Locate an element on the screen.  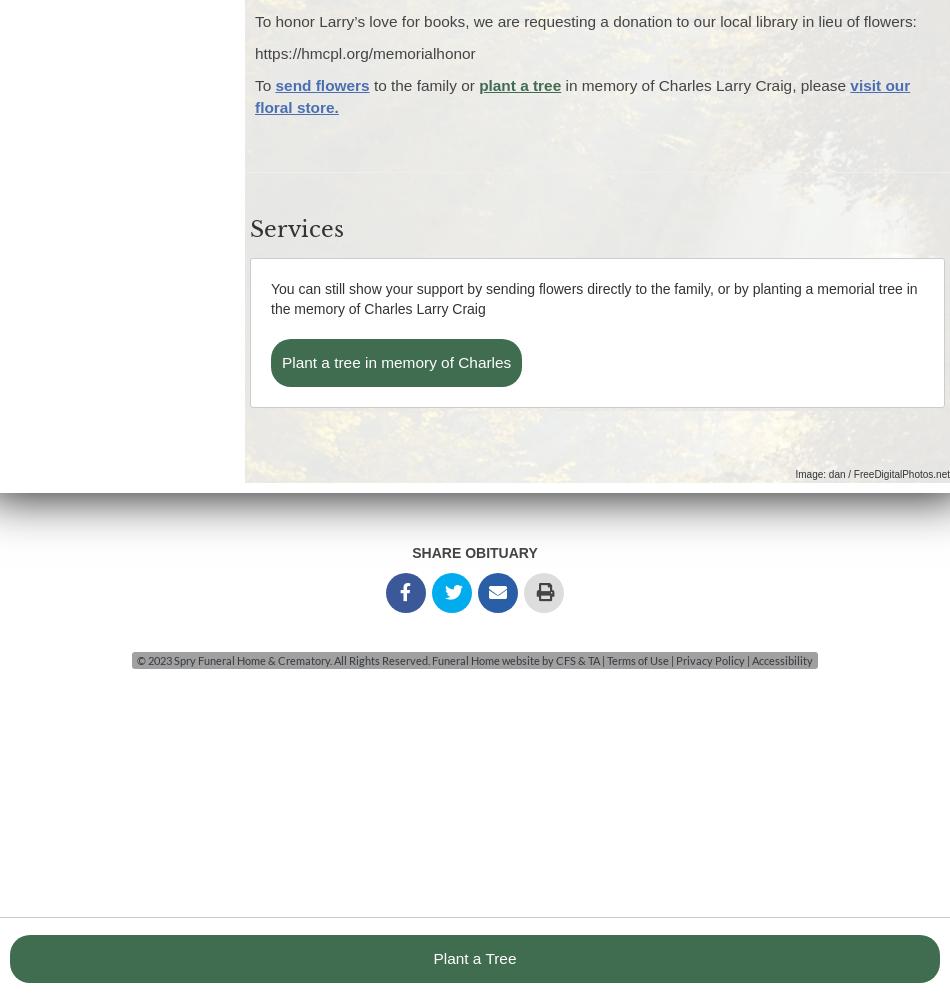
'Image: dan / FreeDigitalPhotos.net' is located at coordinates (871, 472).